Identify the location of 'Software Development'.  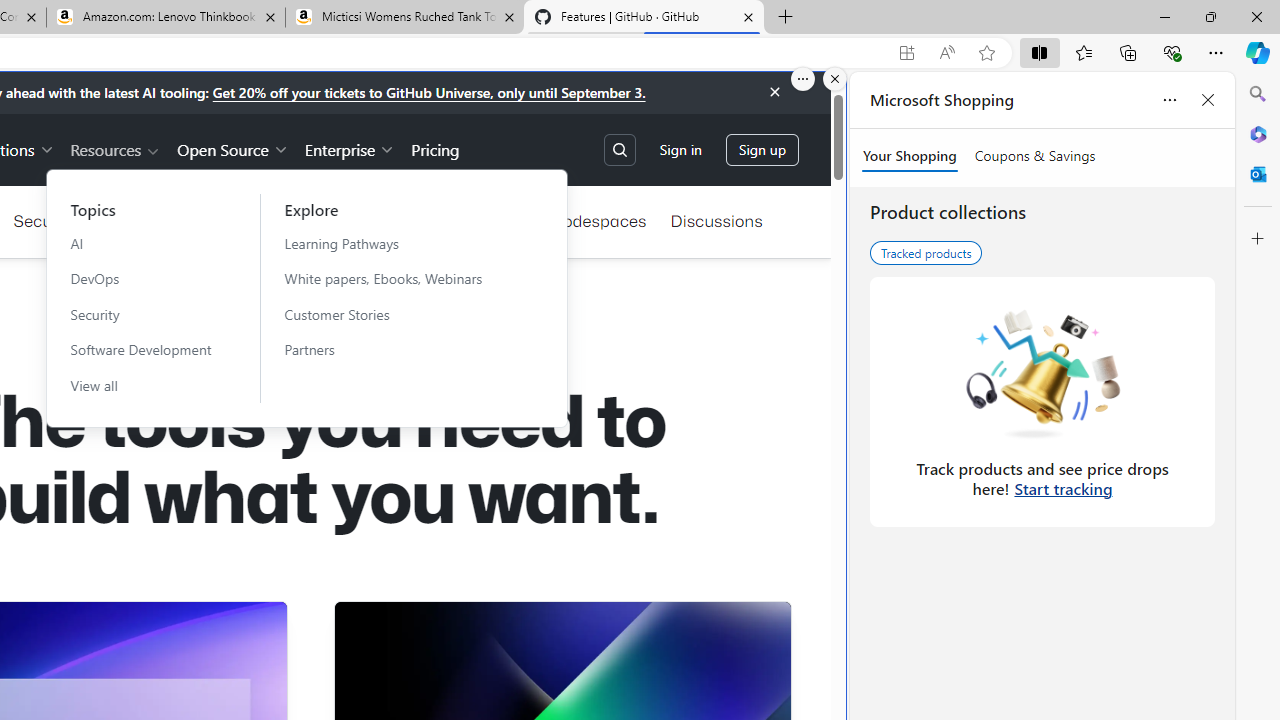
(140, 348).